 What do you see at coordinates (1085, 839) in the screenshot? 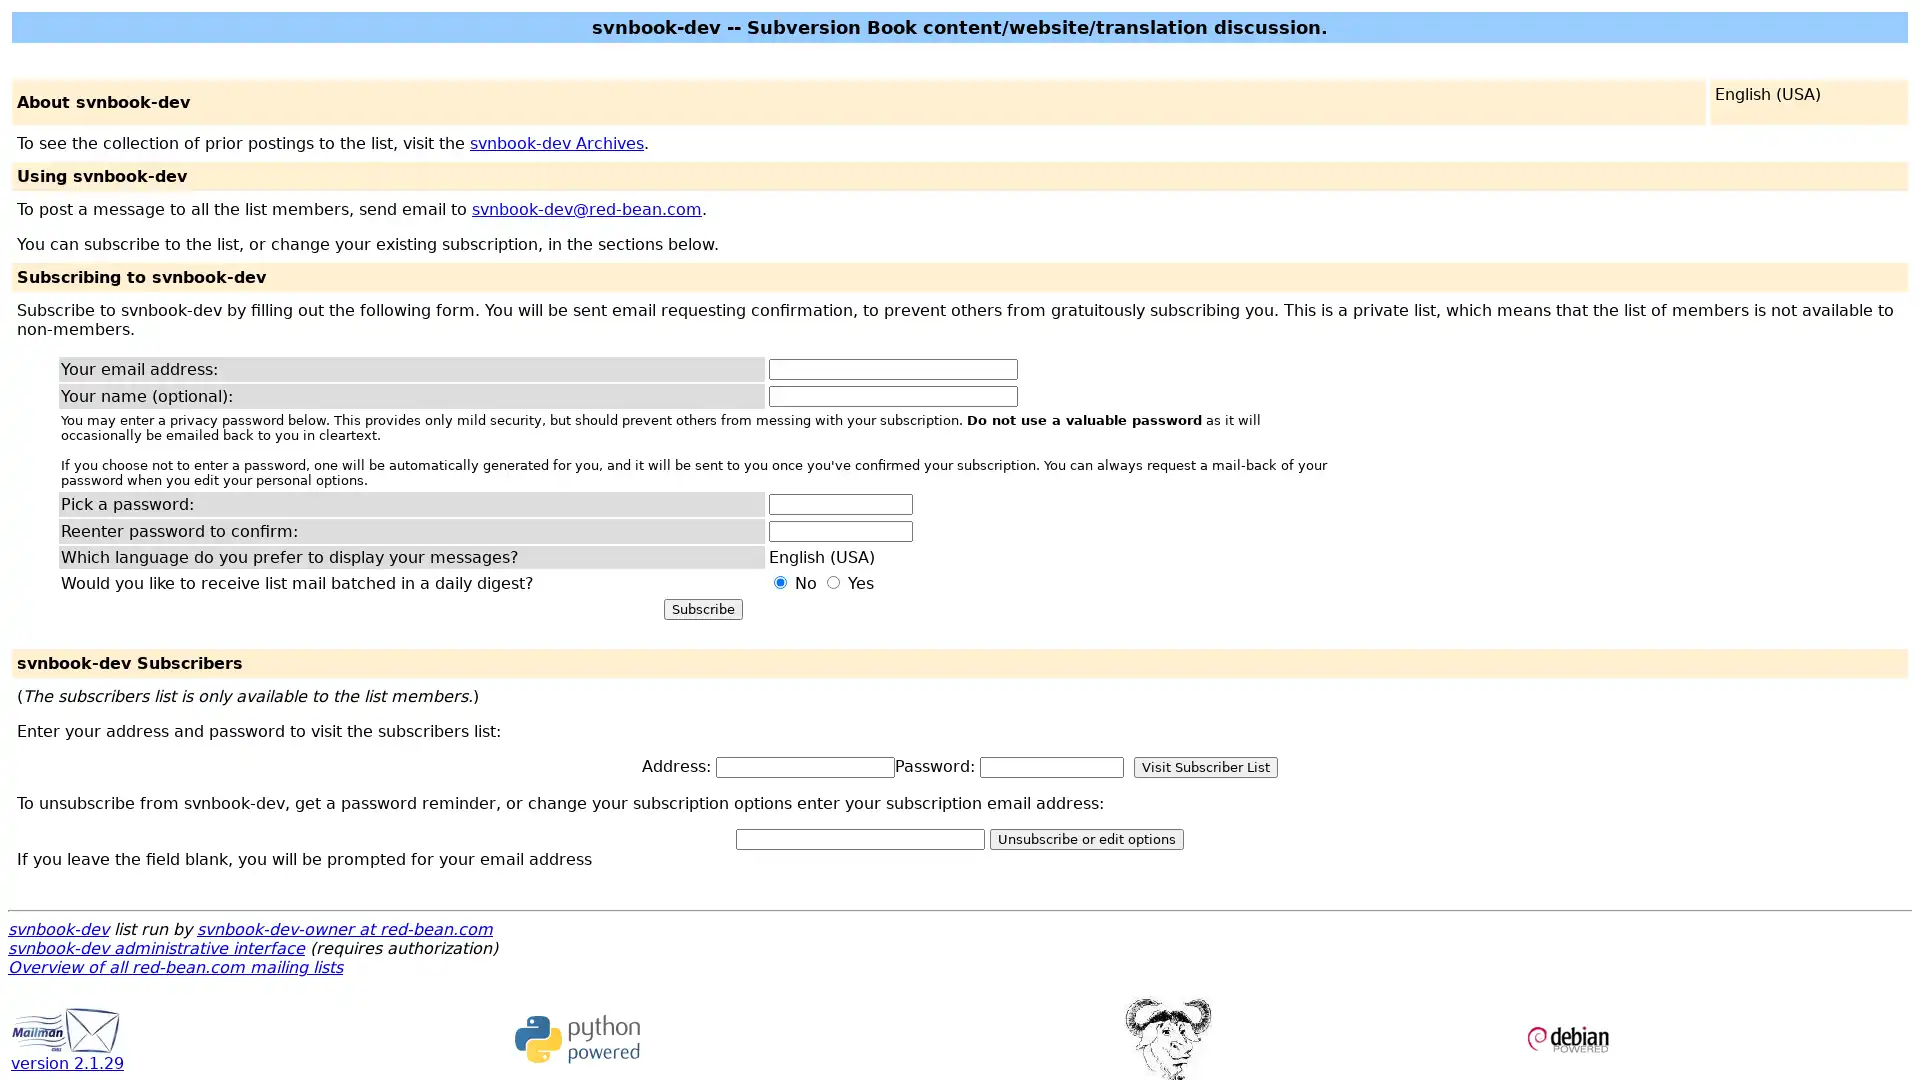
I see `Unsubscribe or edit options` at bounding box center [1085, 839].